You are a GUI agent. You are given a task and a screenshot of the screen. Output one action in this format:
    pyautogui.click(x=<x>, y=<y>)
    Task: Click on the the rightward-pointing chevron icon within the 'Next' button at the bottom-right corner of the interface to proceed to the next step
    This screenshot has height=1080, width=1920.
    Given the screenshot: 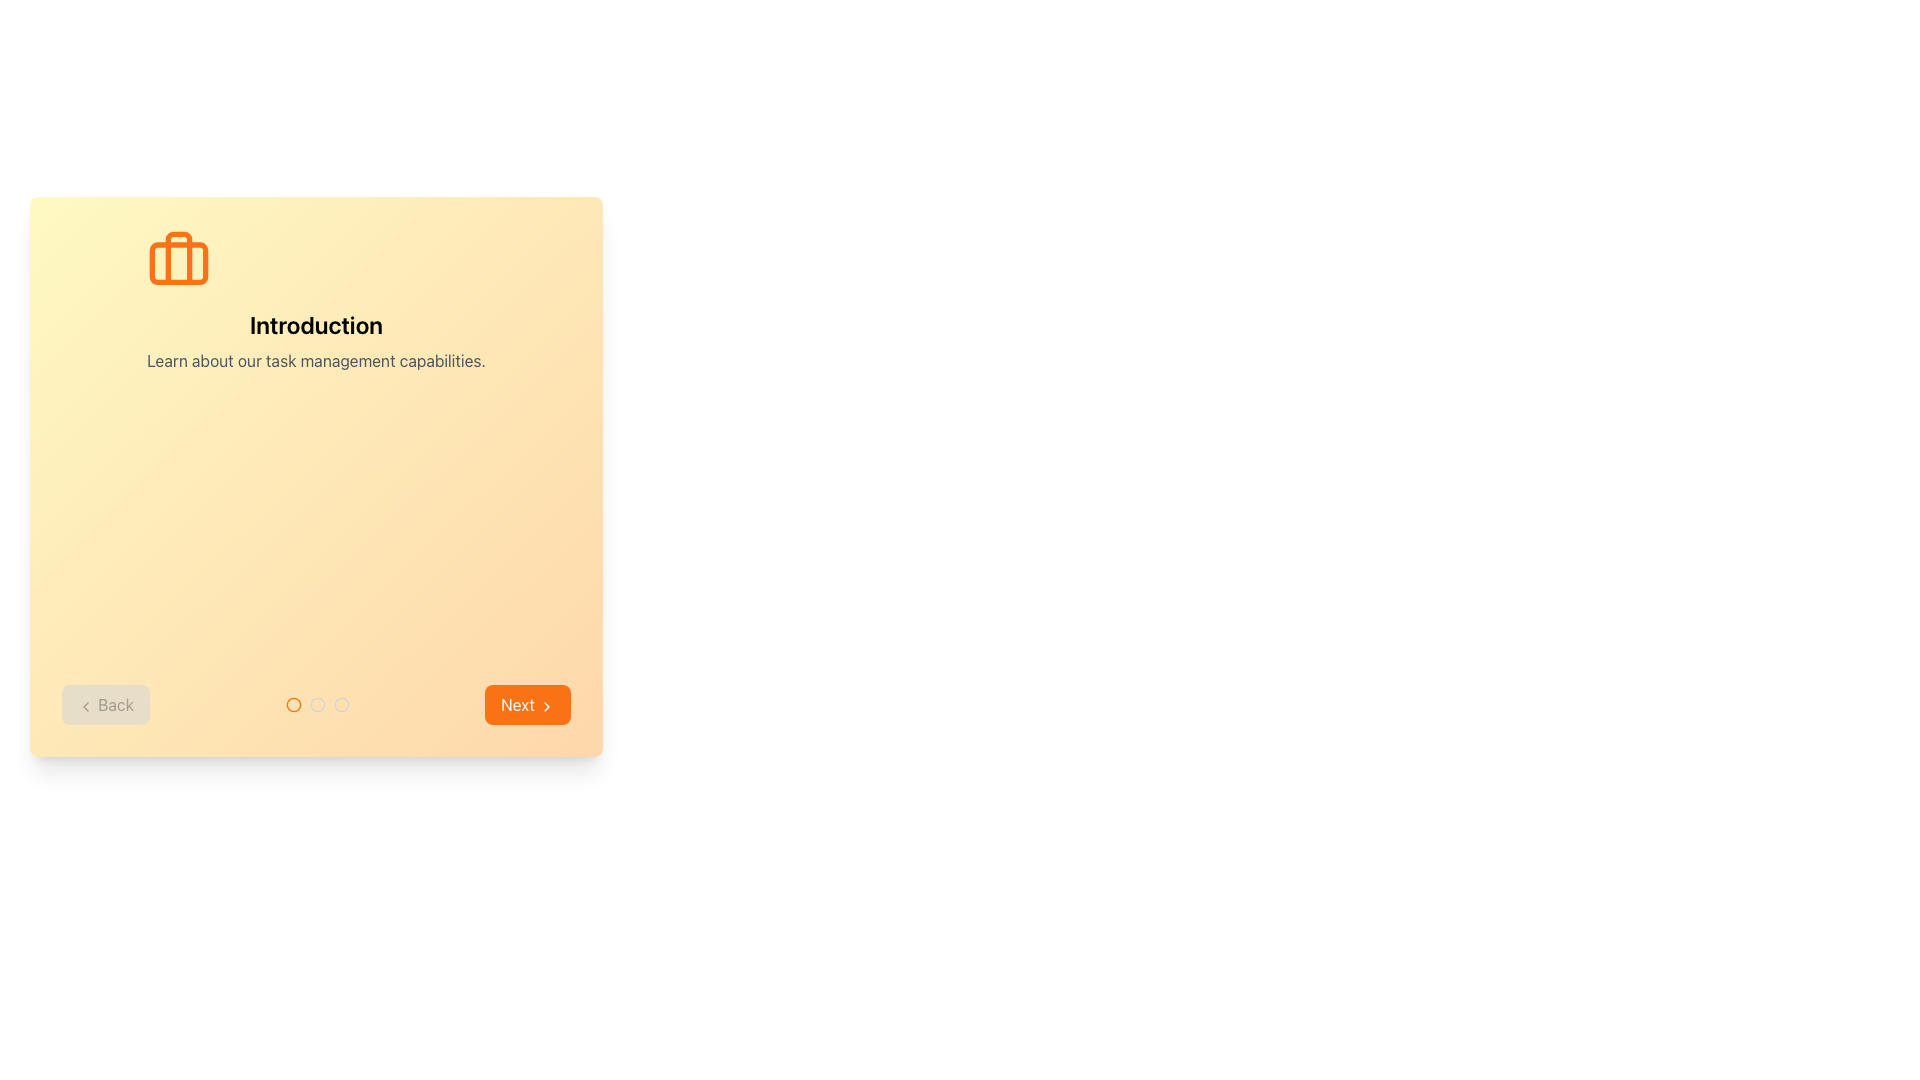 What is the action you would take?
    pyautogui.click(x=547, y=705)
    